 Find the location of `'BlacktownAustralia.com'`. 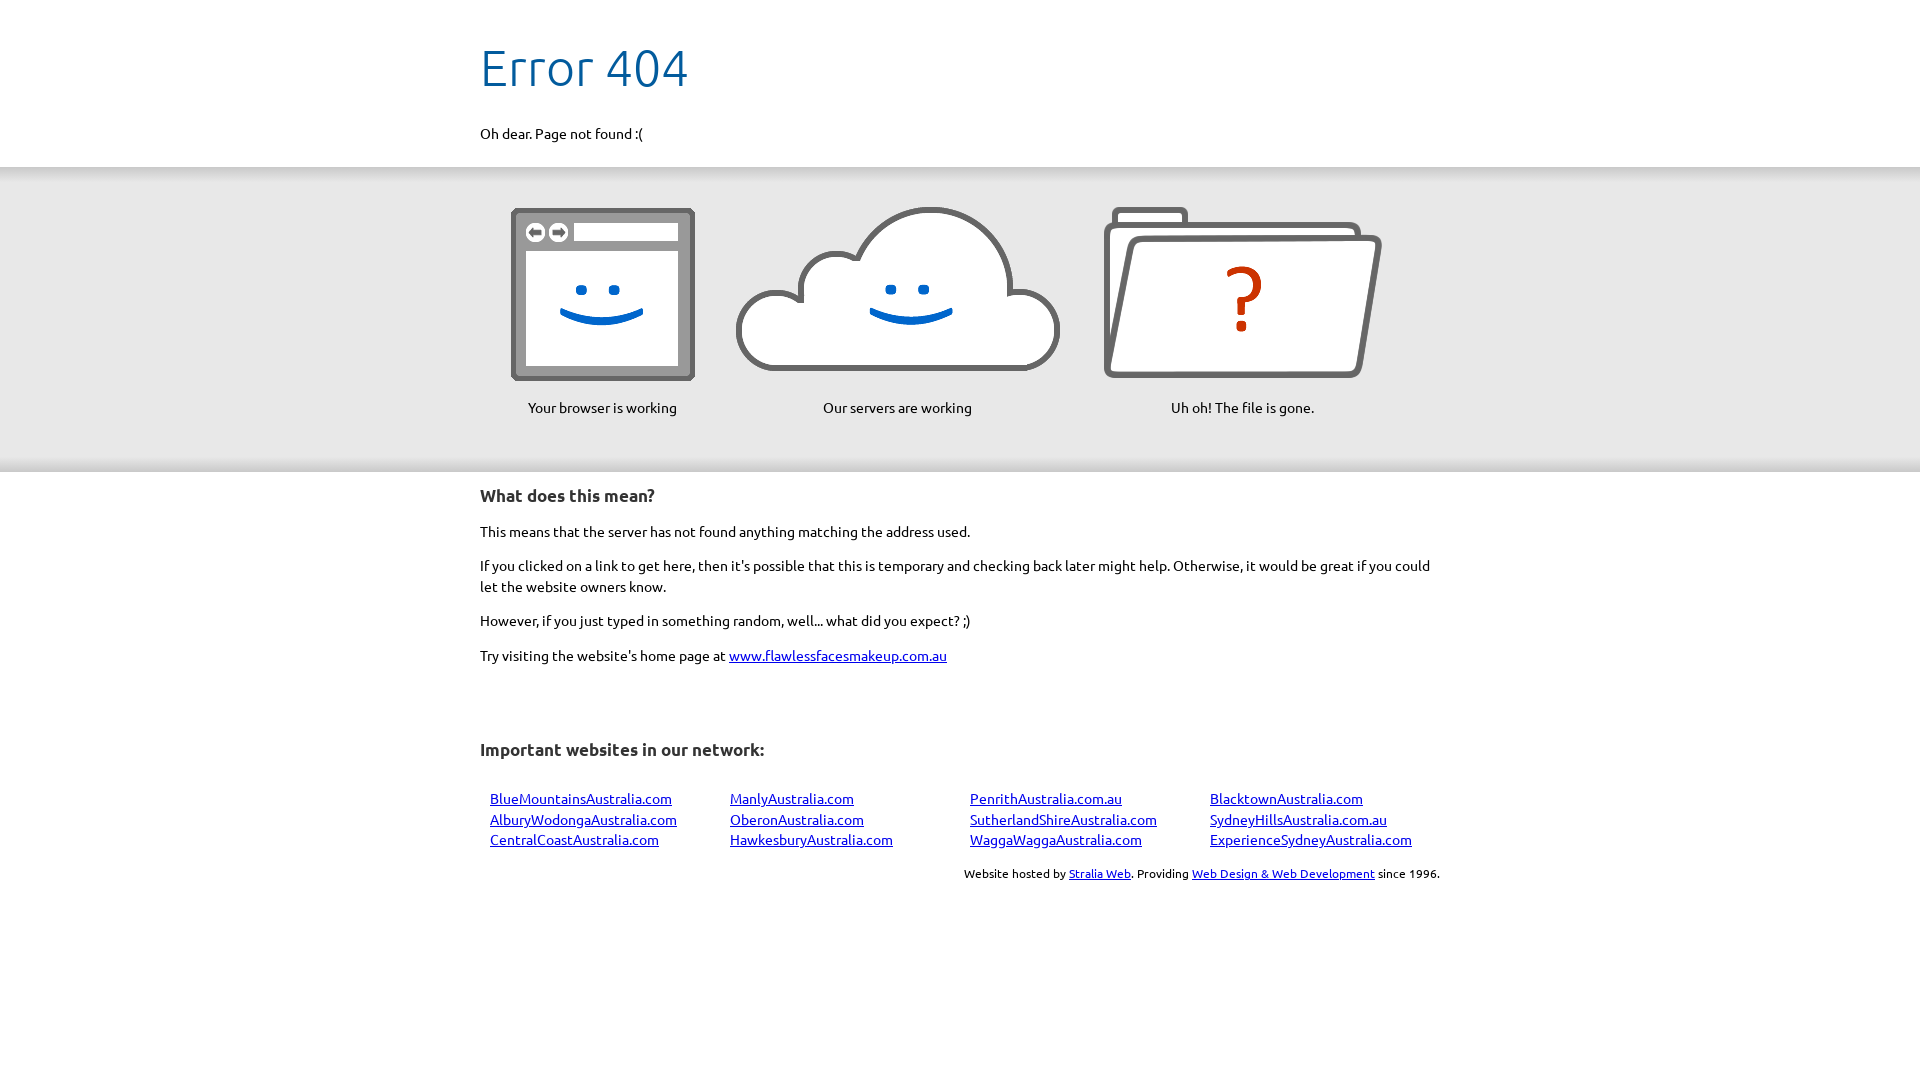

'BlacktownAustralia.com' is located at coordinates (1286, 797).